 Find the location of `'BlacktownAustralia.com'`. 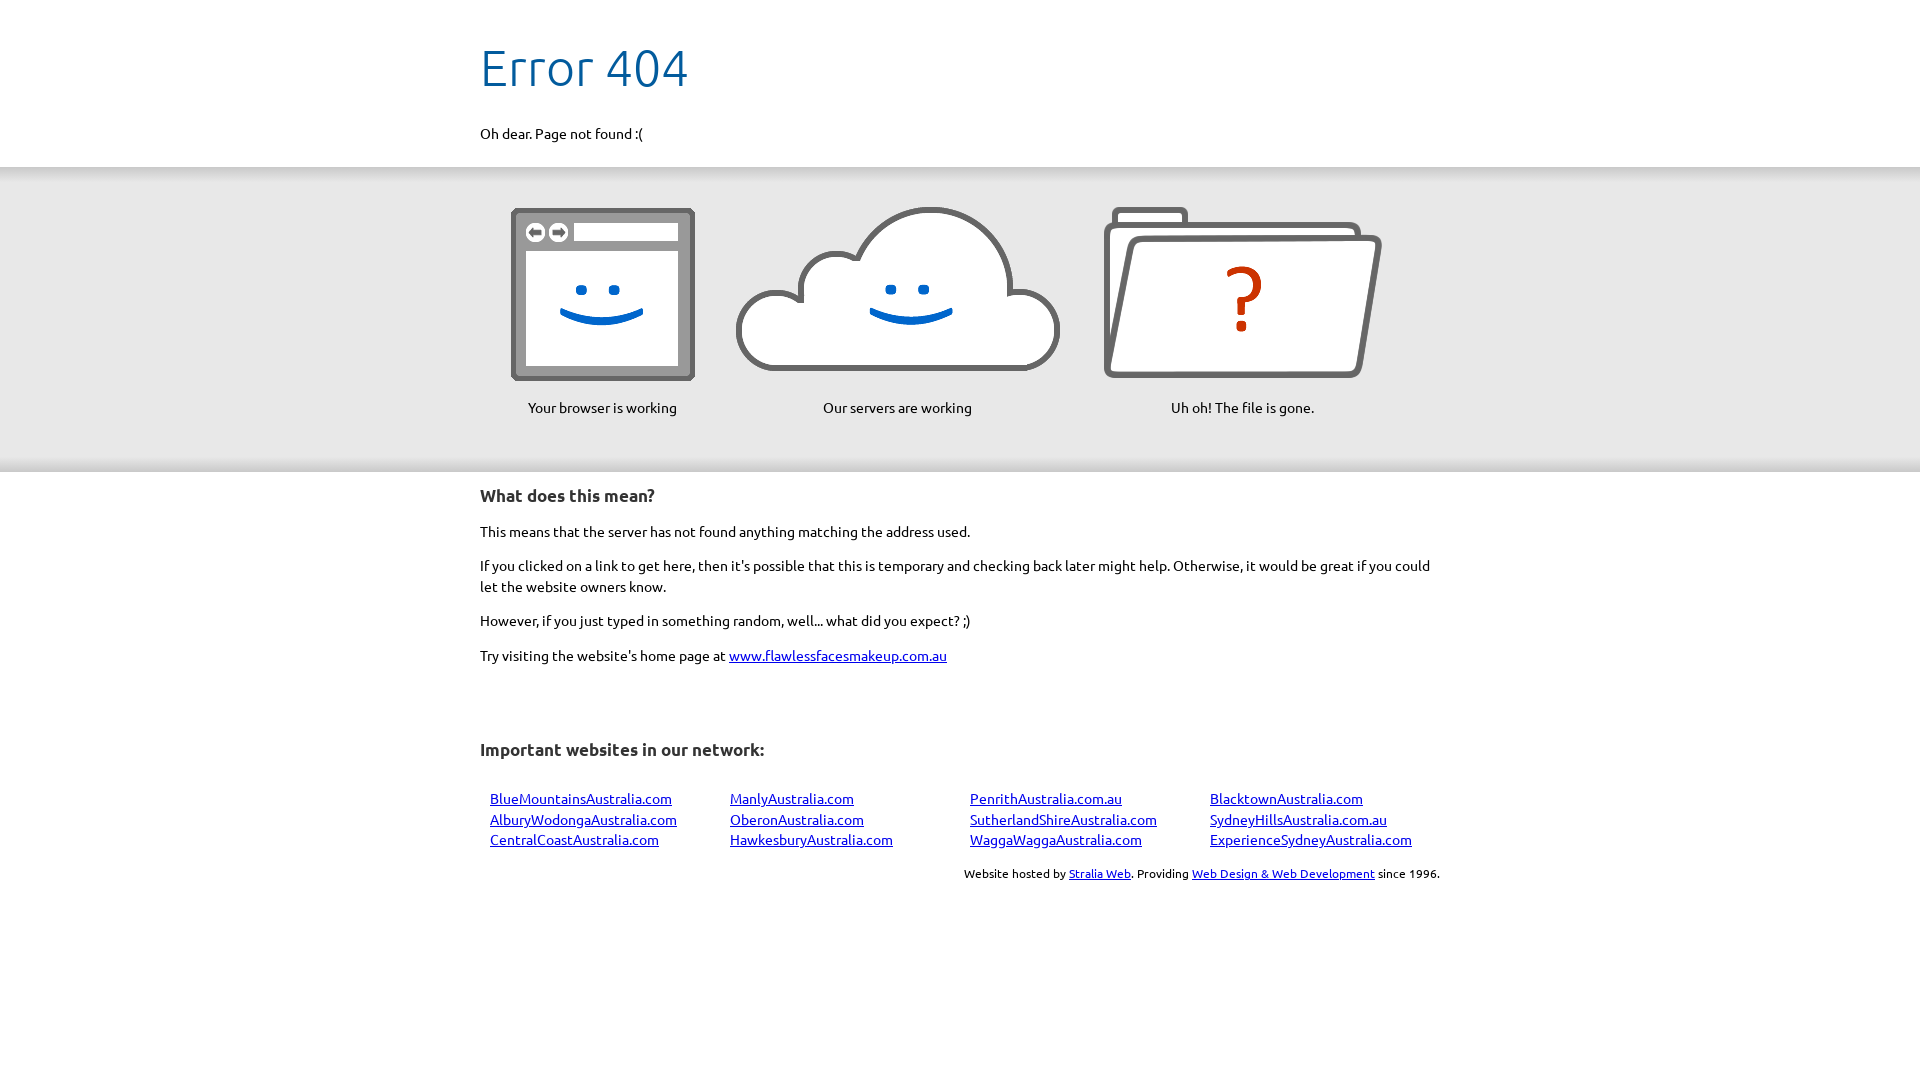

'BlacktownAustralia.com' is located at coordinates (1286, 797).